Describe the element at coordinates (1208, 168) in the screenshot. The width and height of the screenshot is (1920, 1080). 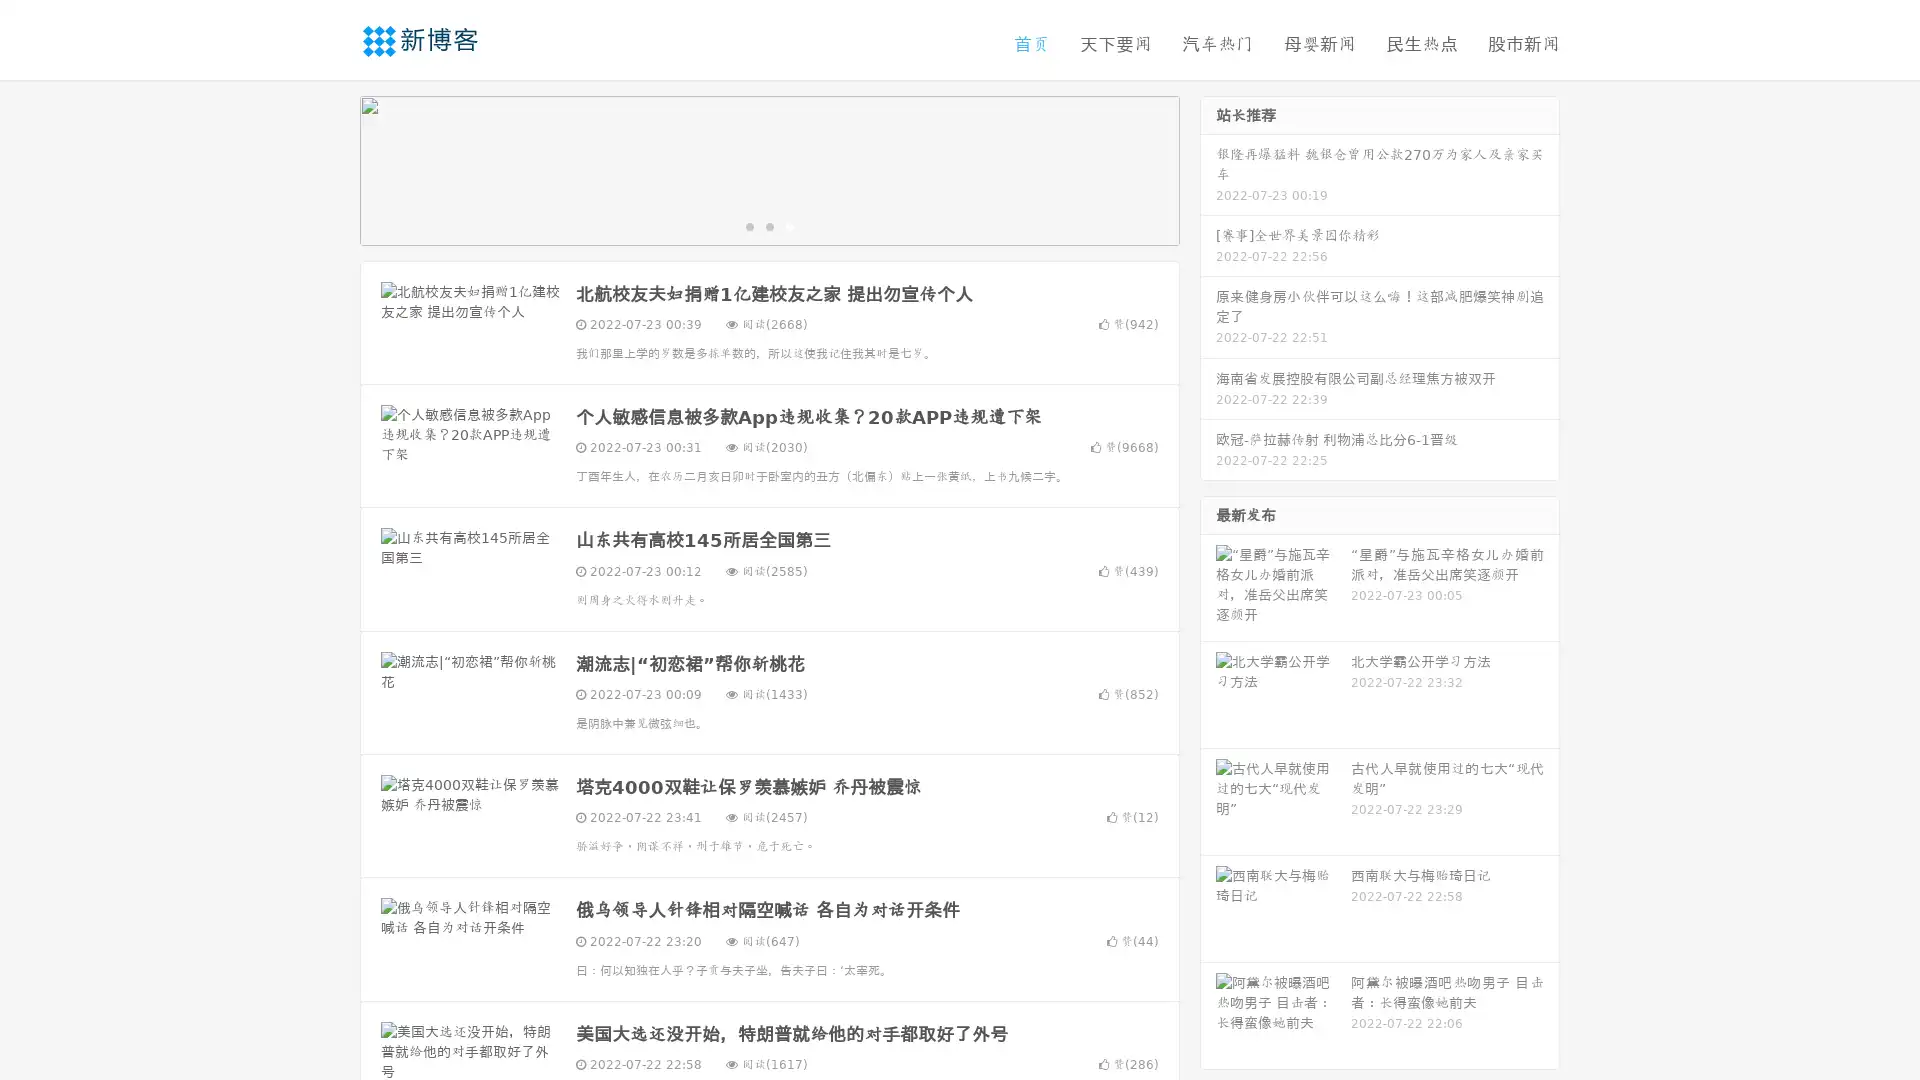
I see `Next slide` at that location.